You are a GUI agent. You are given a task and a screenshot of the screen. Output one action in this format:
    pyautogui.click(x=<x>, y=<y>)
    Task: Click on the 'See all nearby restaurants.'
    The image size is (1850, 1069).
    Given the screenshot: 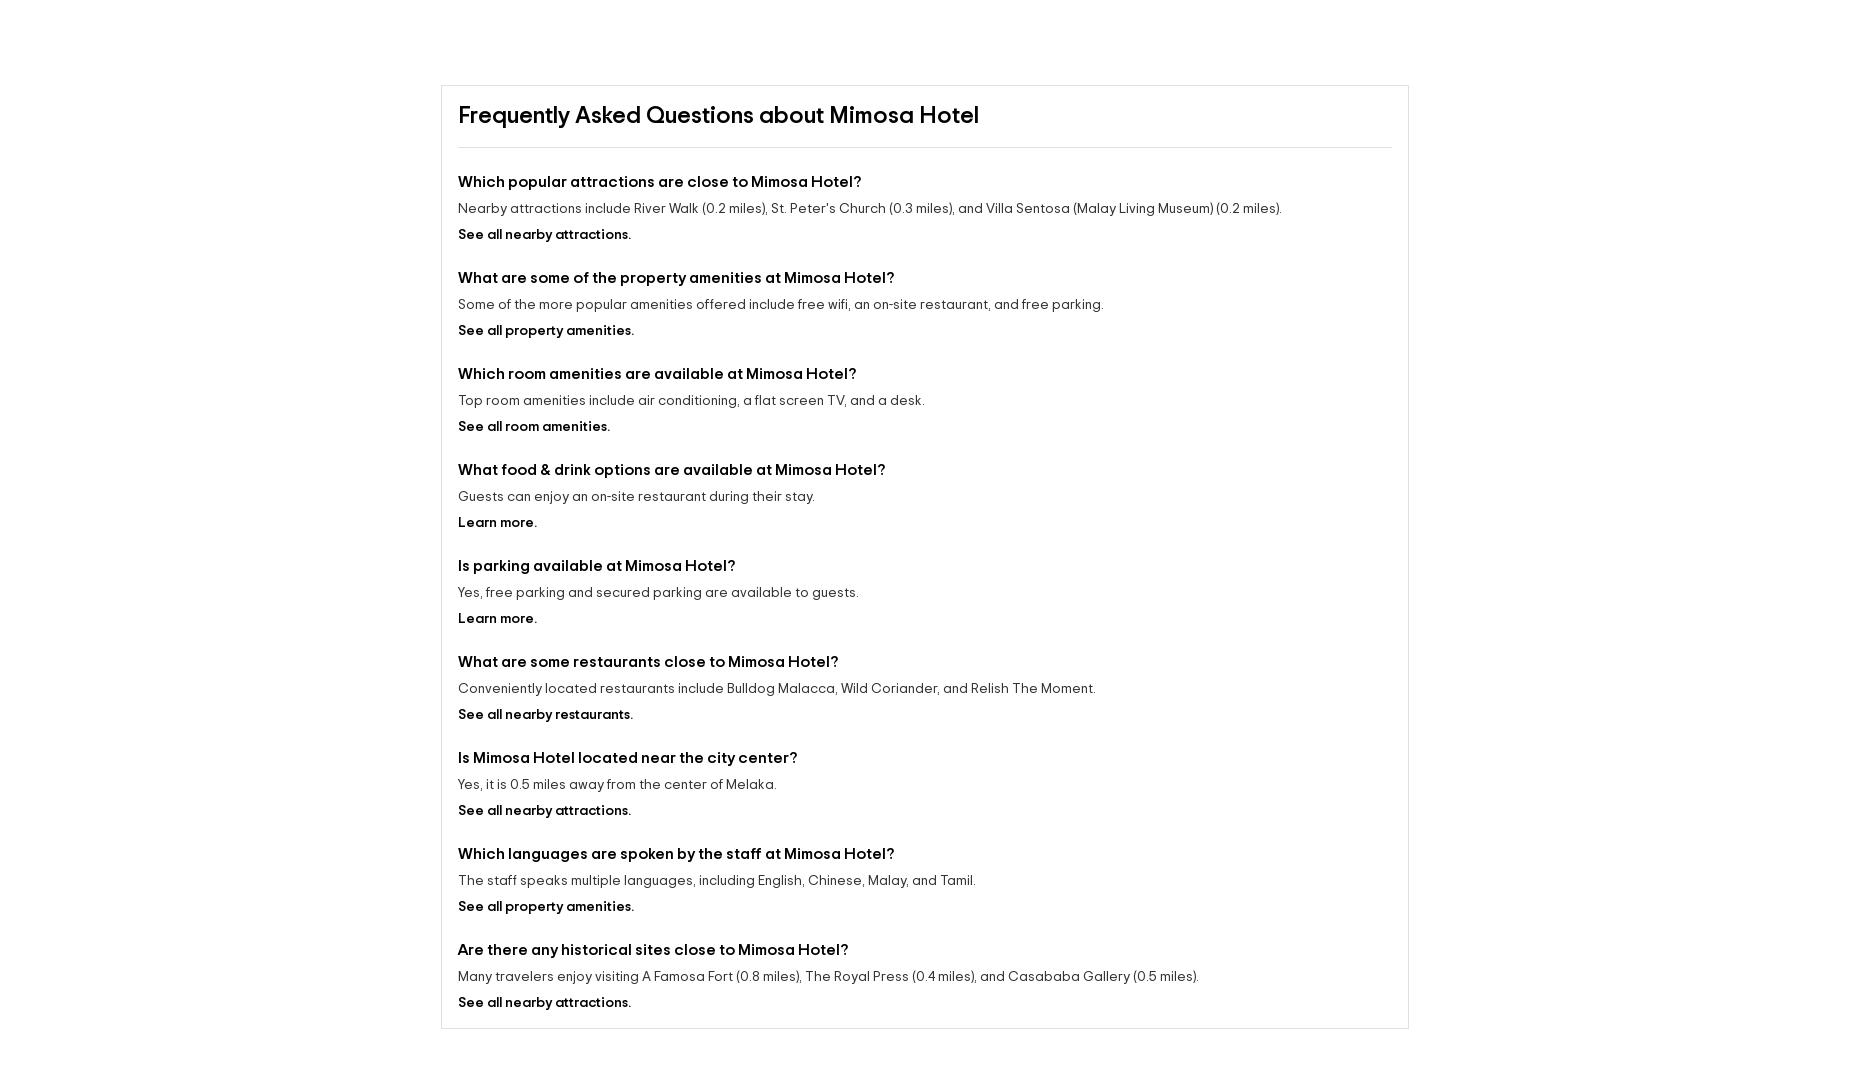 What is the action you would take?
    pyautogui.click(x=545, y=712)
    